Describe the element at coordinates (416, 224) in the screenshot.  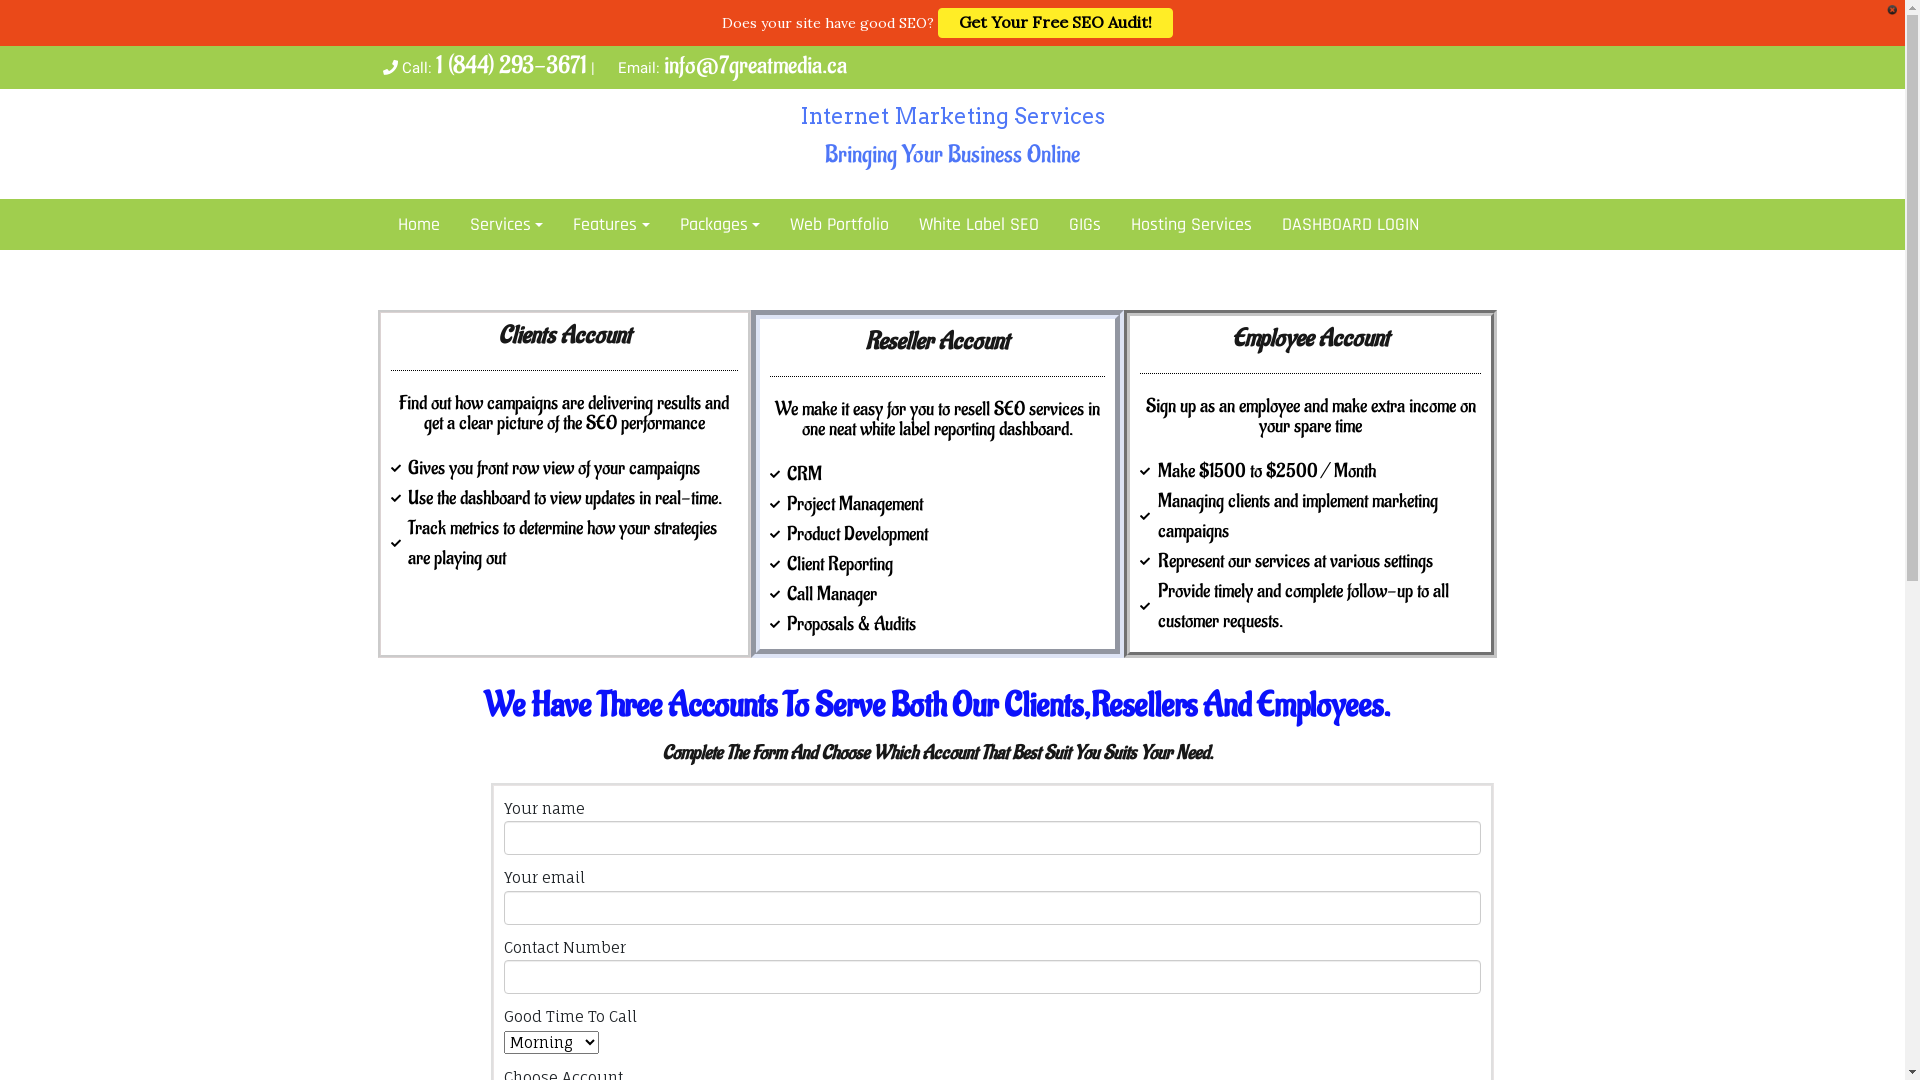
I see `'Home'` at that location.